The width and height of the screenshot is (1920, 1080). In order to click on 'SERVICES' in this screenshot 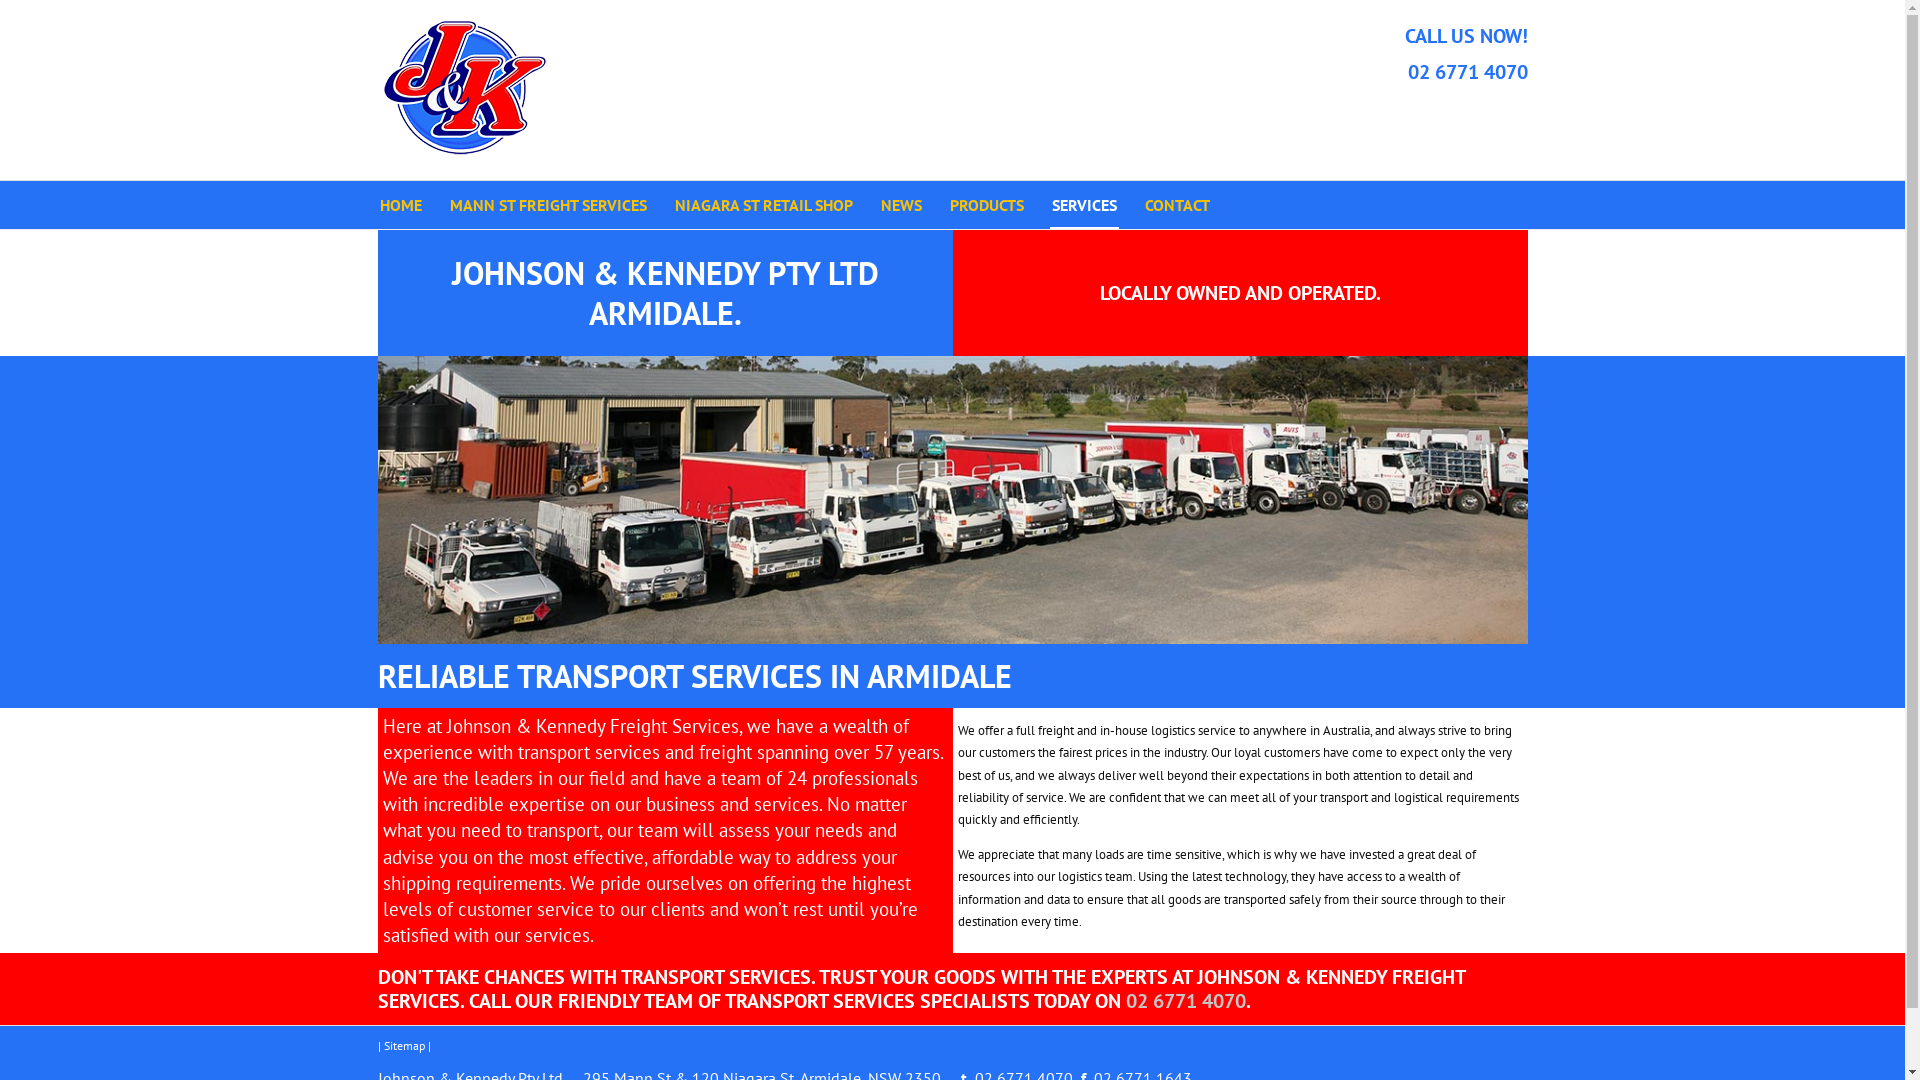, I will do `click(1083, 204)`.